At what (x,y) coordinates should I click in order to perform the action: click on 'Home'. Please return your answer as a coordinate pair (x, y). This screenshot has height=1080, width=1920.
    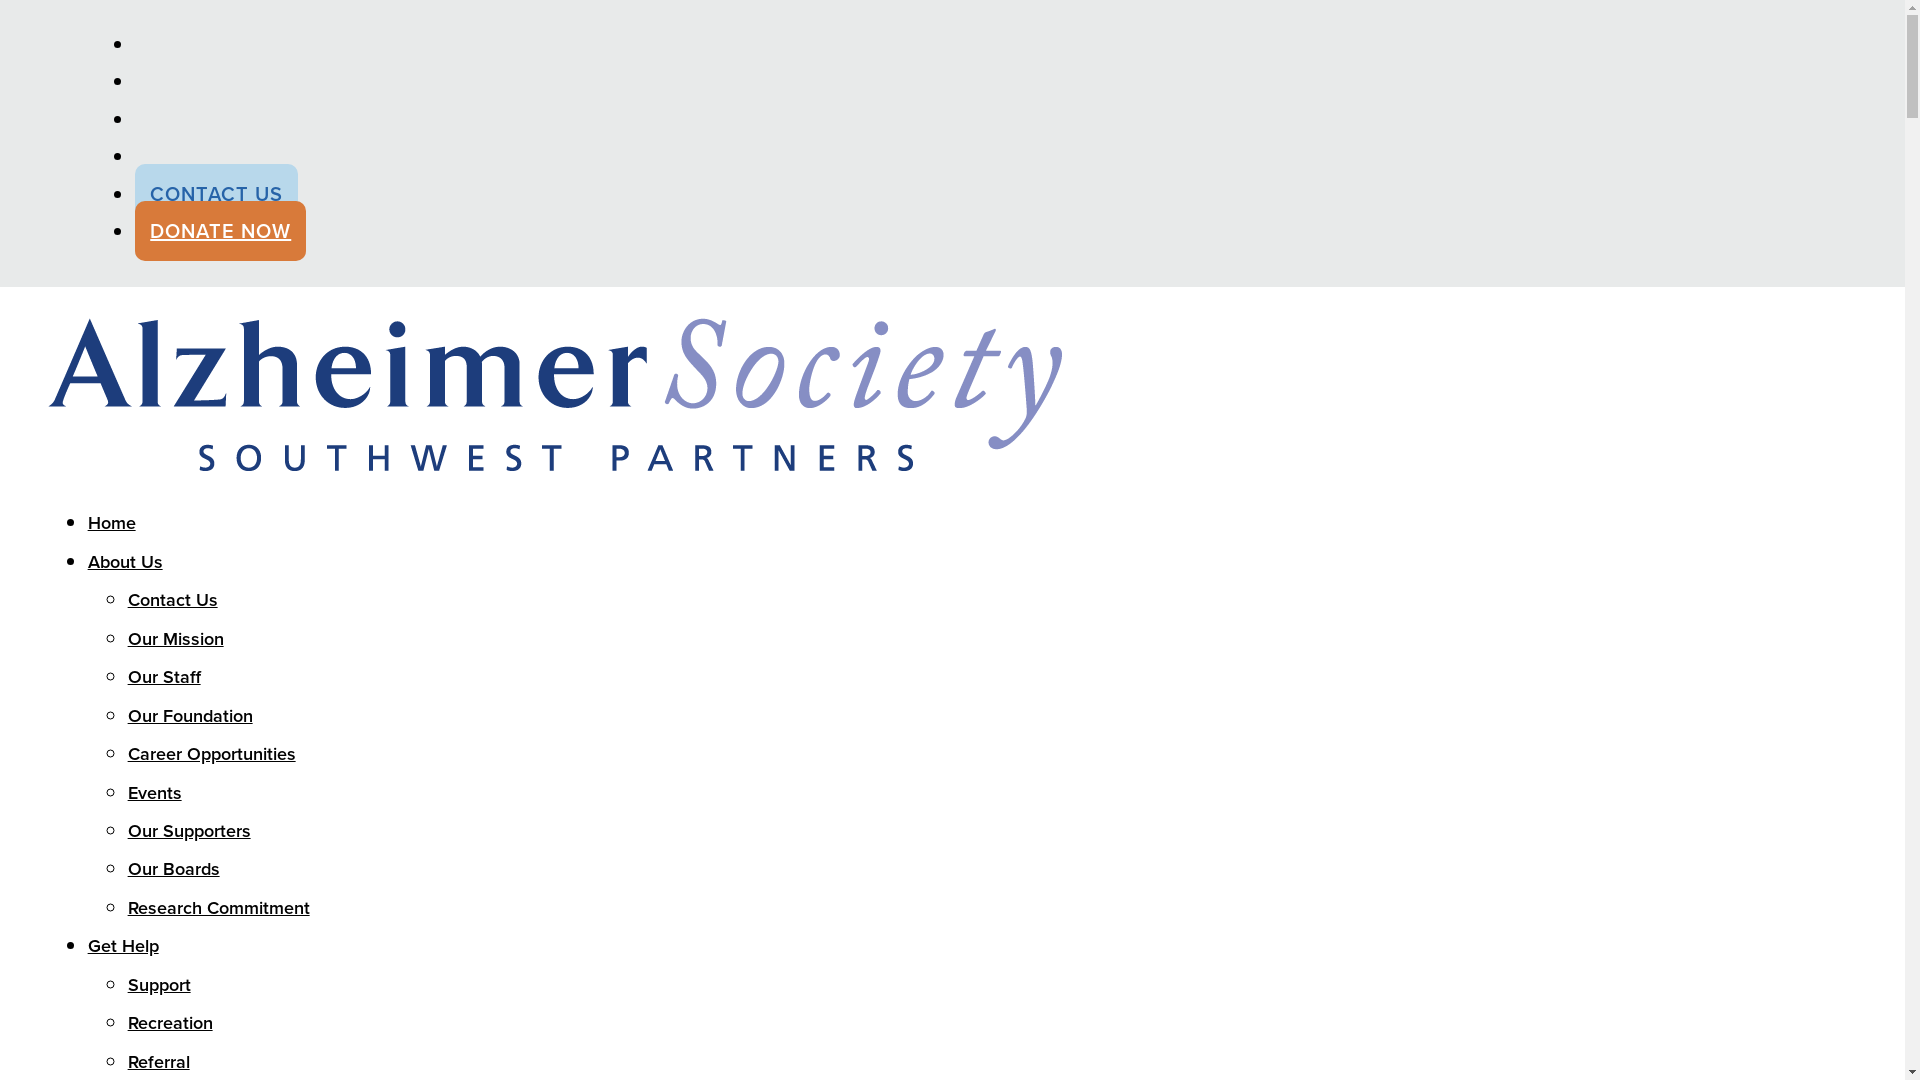
    Looking at the image, I should click on (110, 522).